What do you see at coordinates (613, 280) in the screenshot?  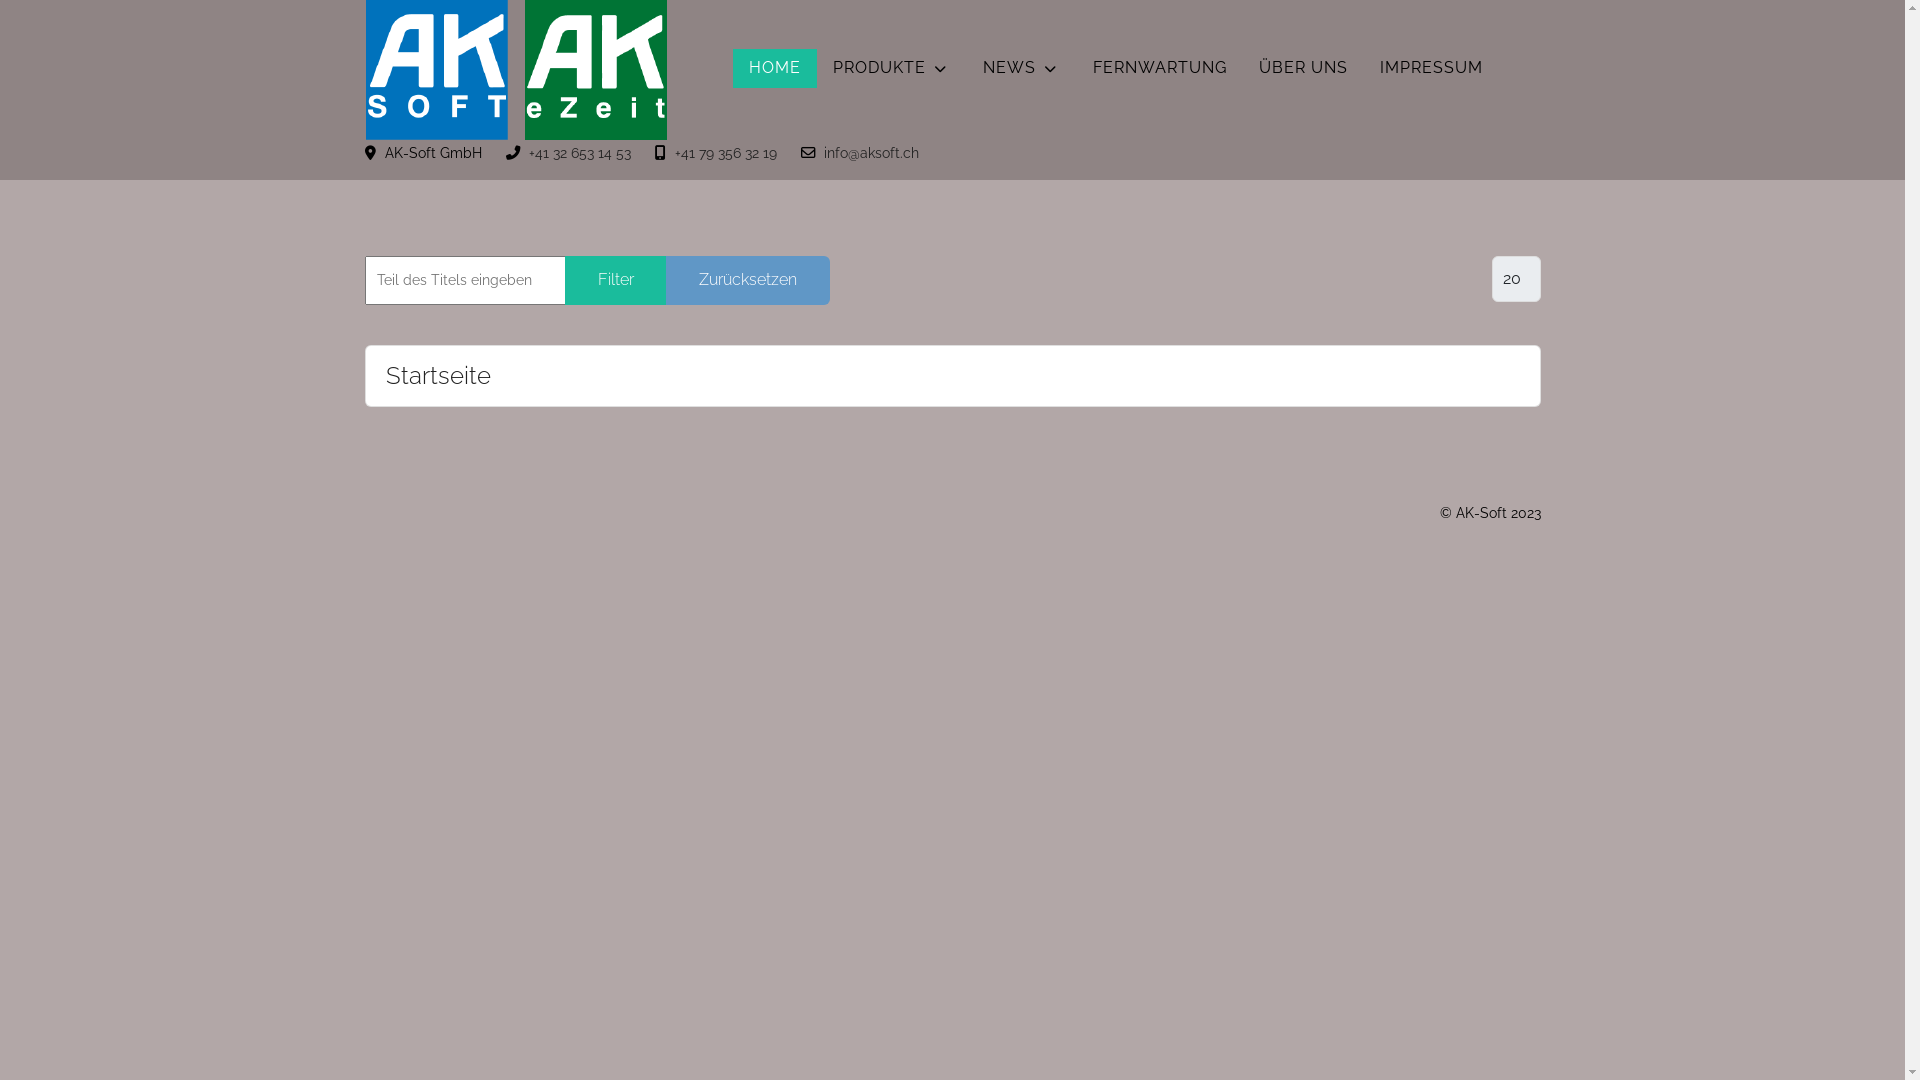 I see `'Filter'` at bounding box center [613, 280].